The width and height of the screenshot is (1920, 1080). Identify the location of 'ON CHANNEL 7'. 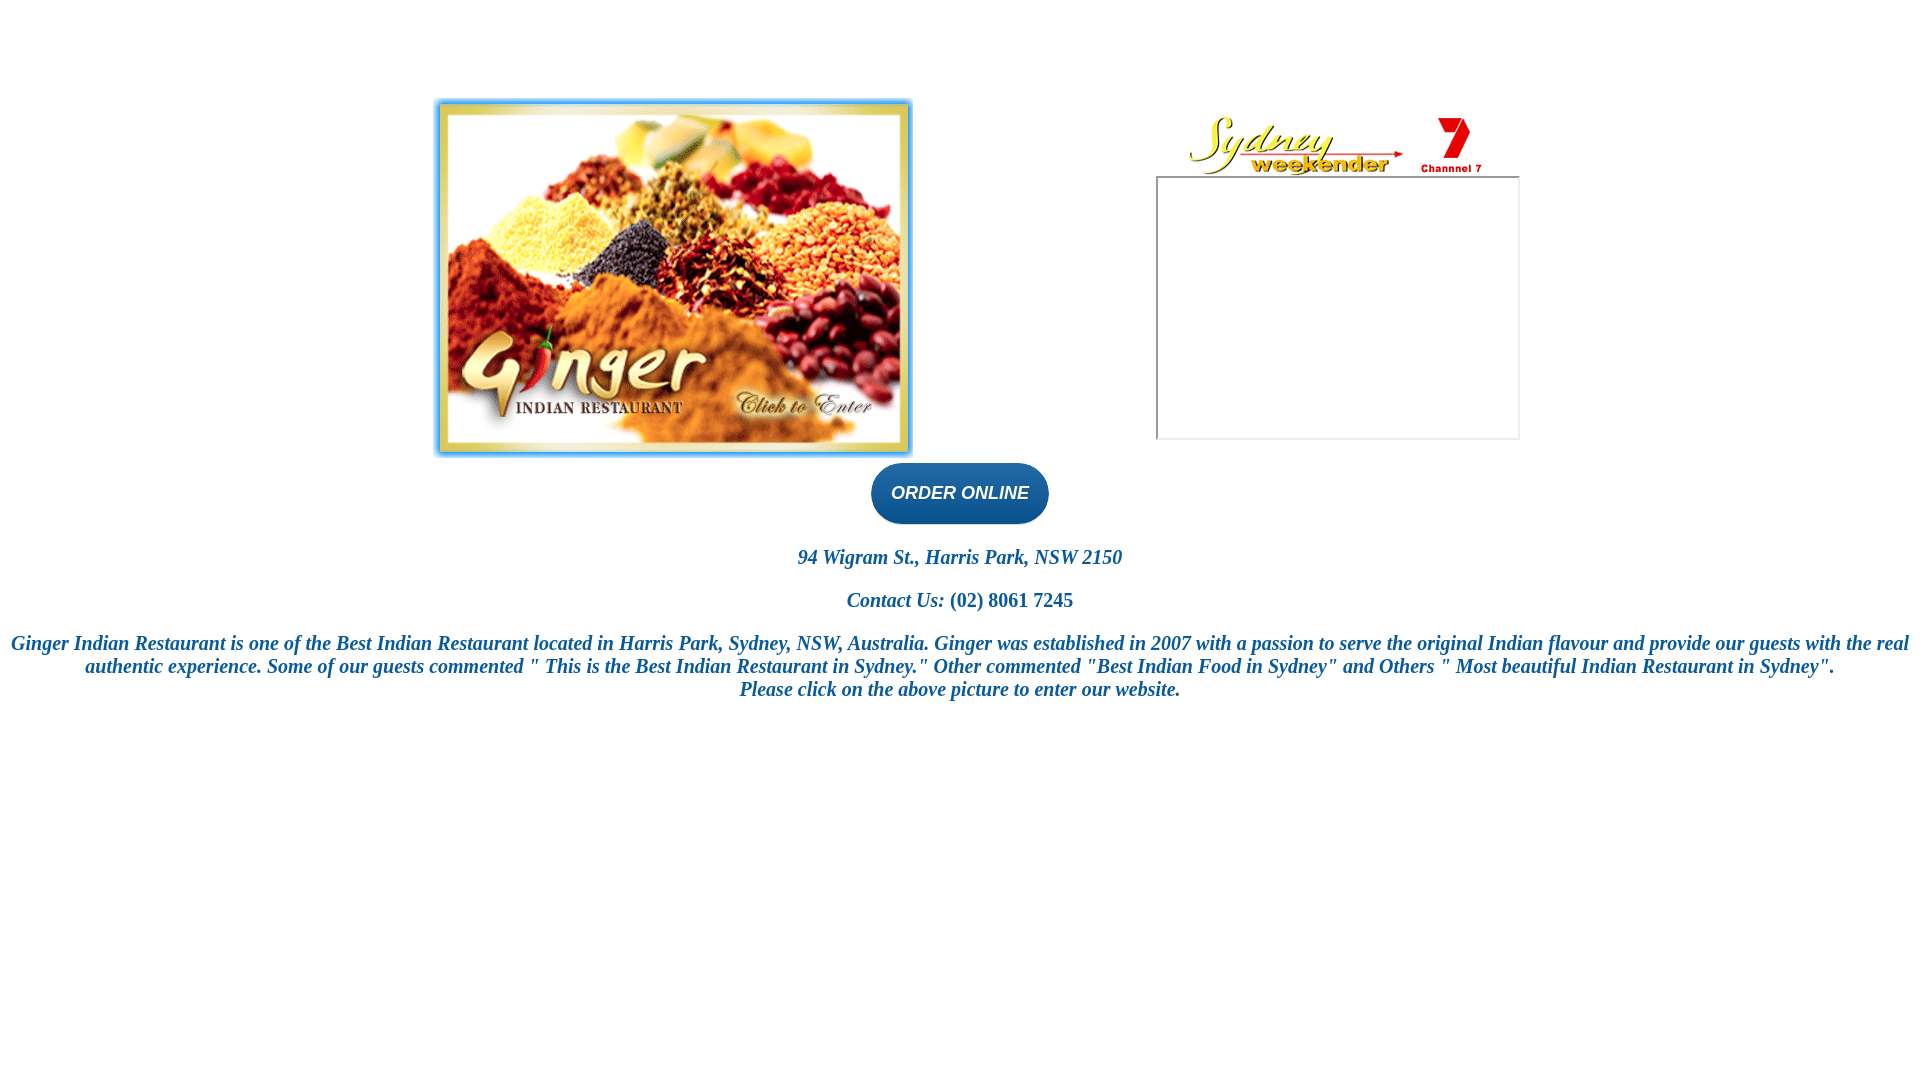
(1338, 308).